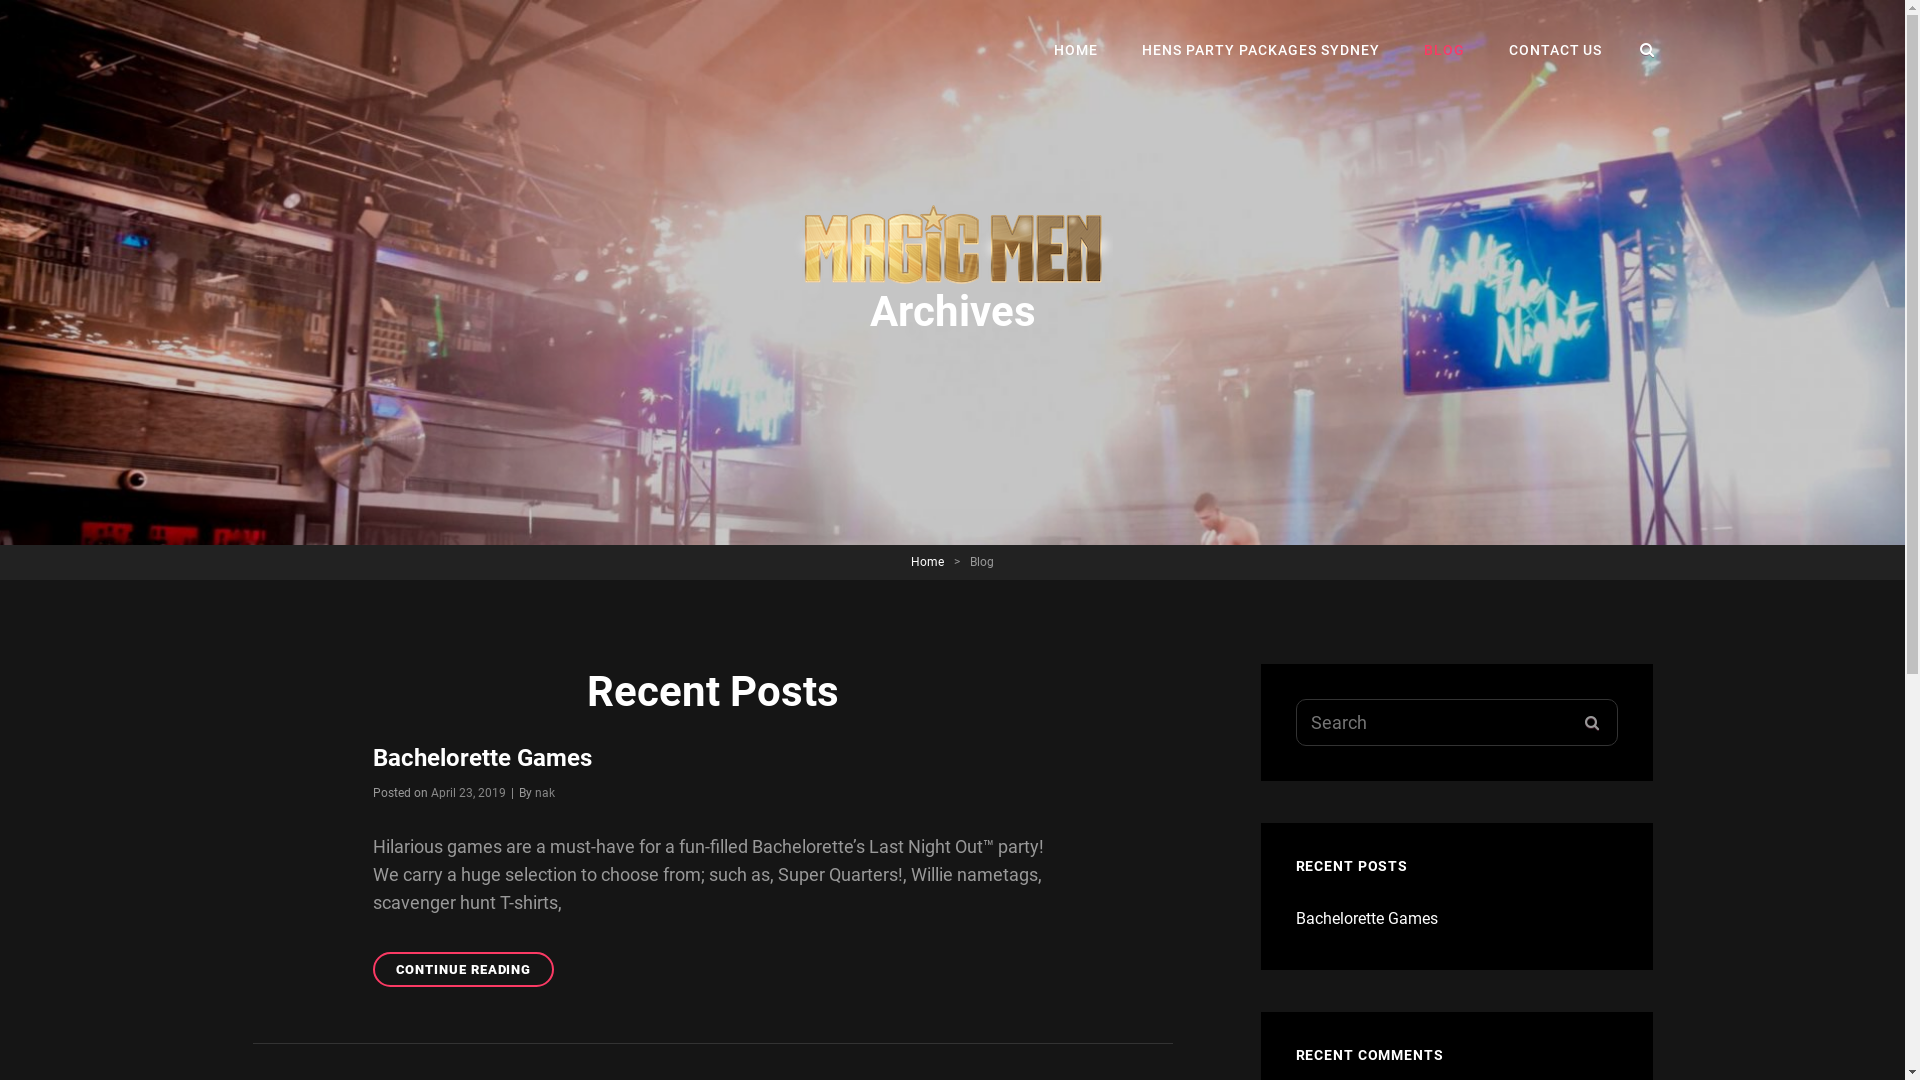  What do you see at coordinates (1554, 49) in the screenshot?
I see `'CONTACT US'` at bounding box center [1554, 49].